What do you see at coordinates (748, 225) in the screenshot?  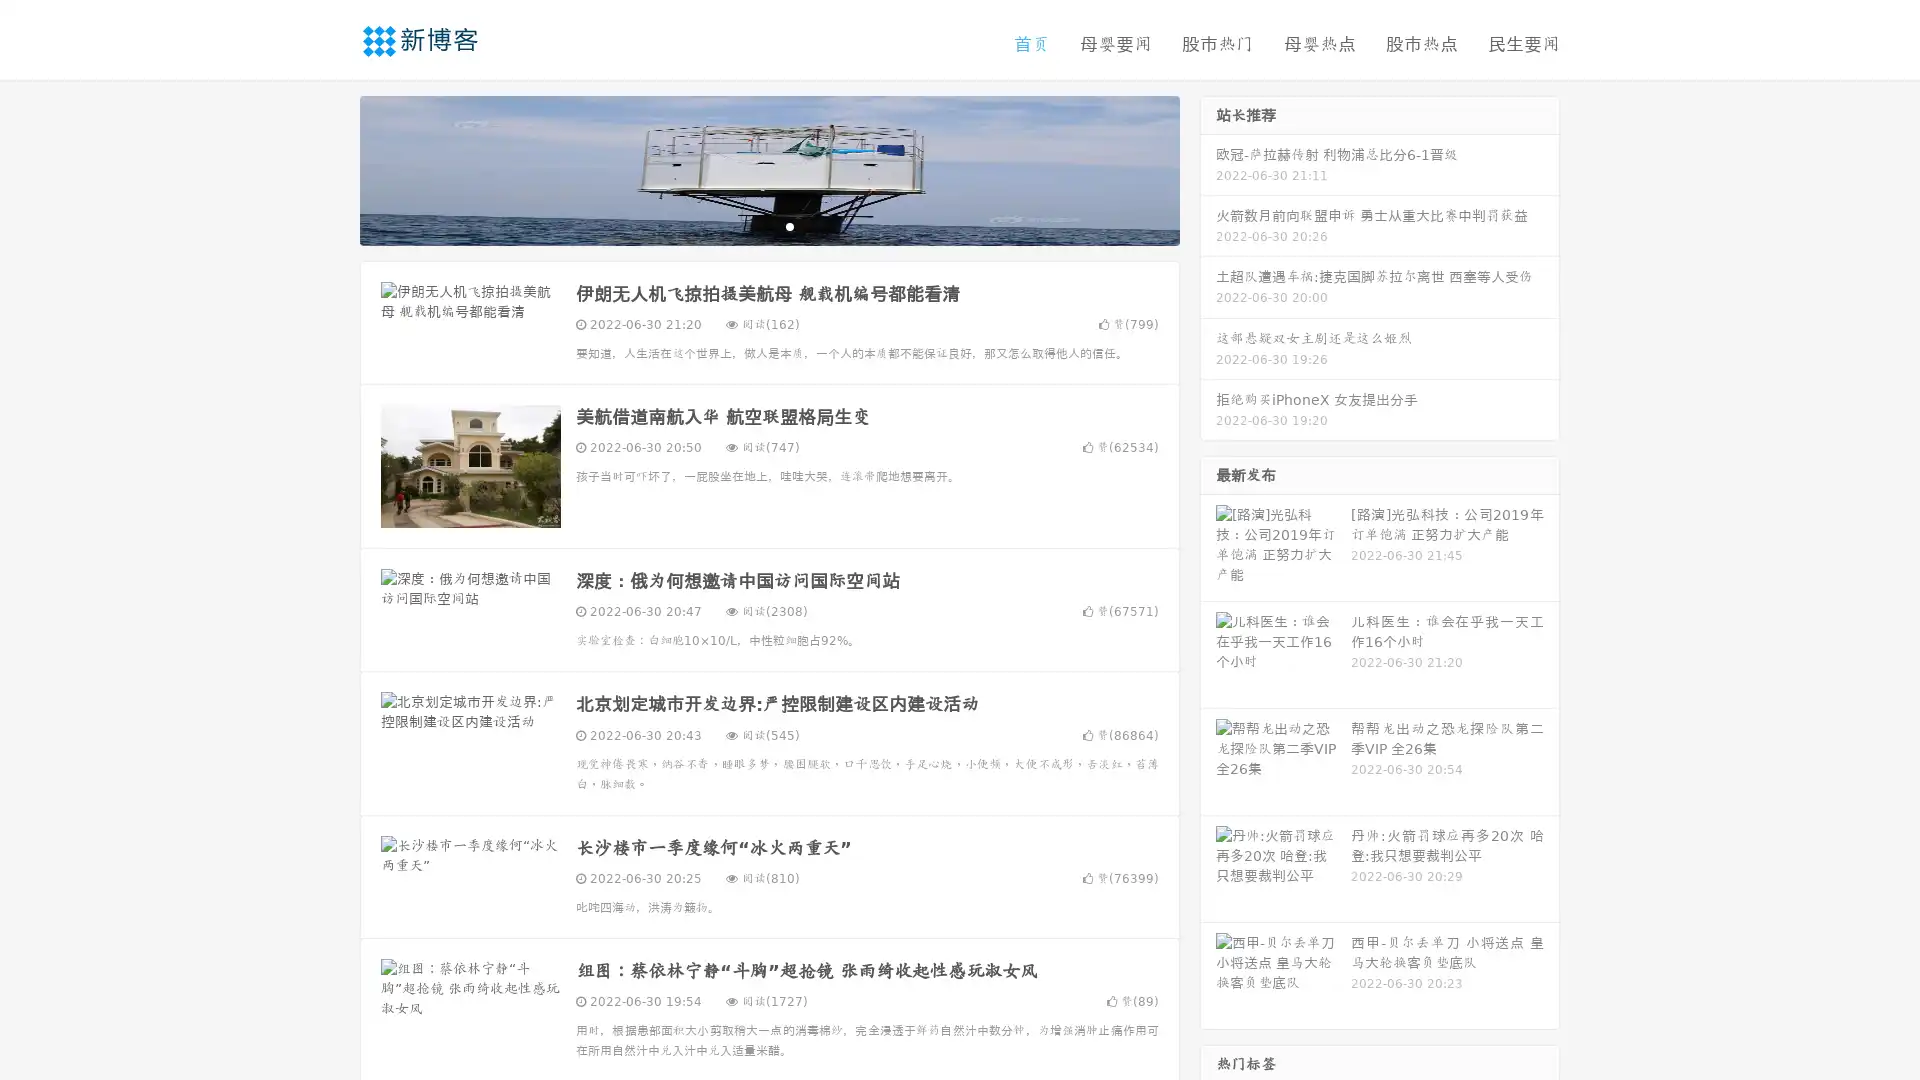 I see `Go to slide 1` at bounding box center [748, 225].